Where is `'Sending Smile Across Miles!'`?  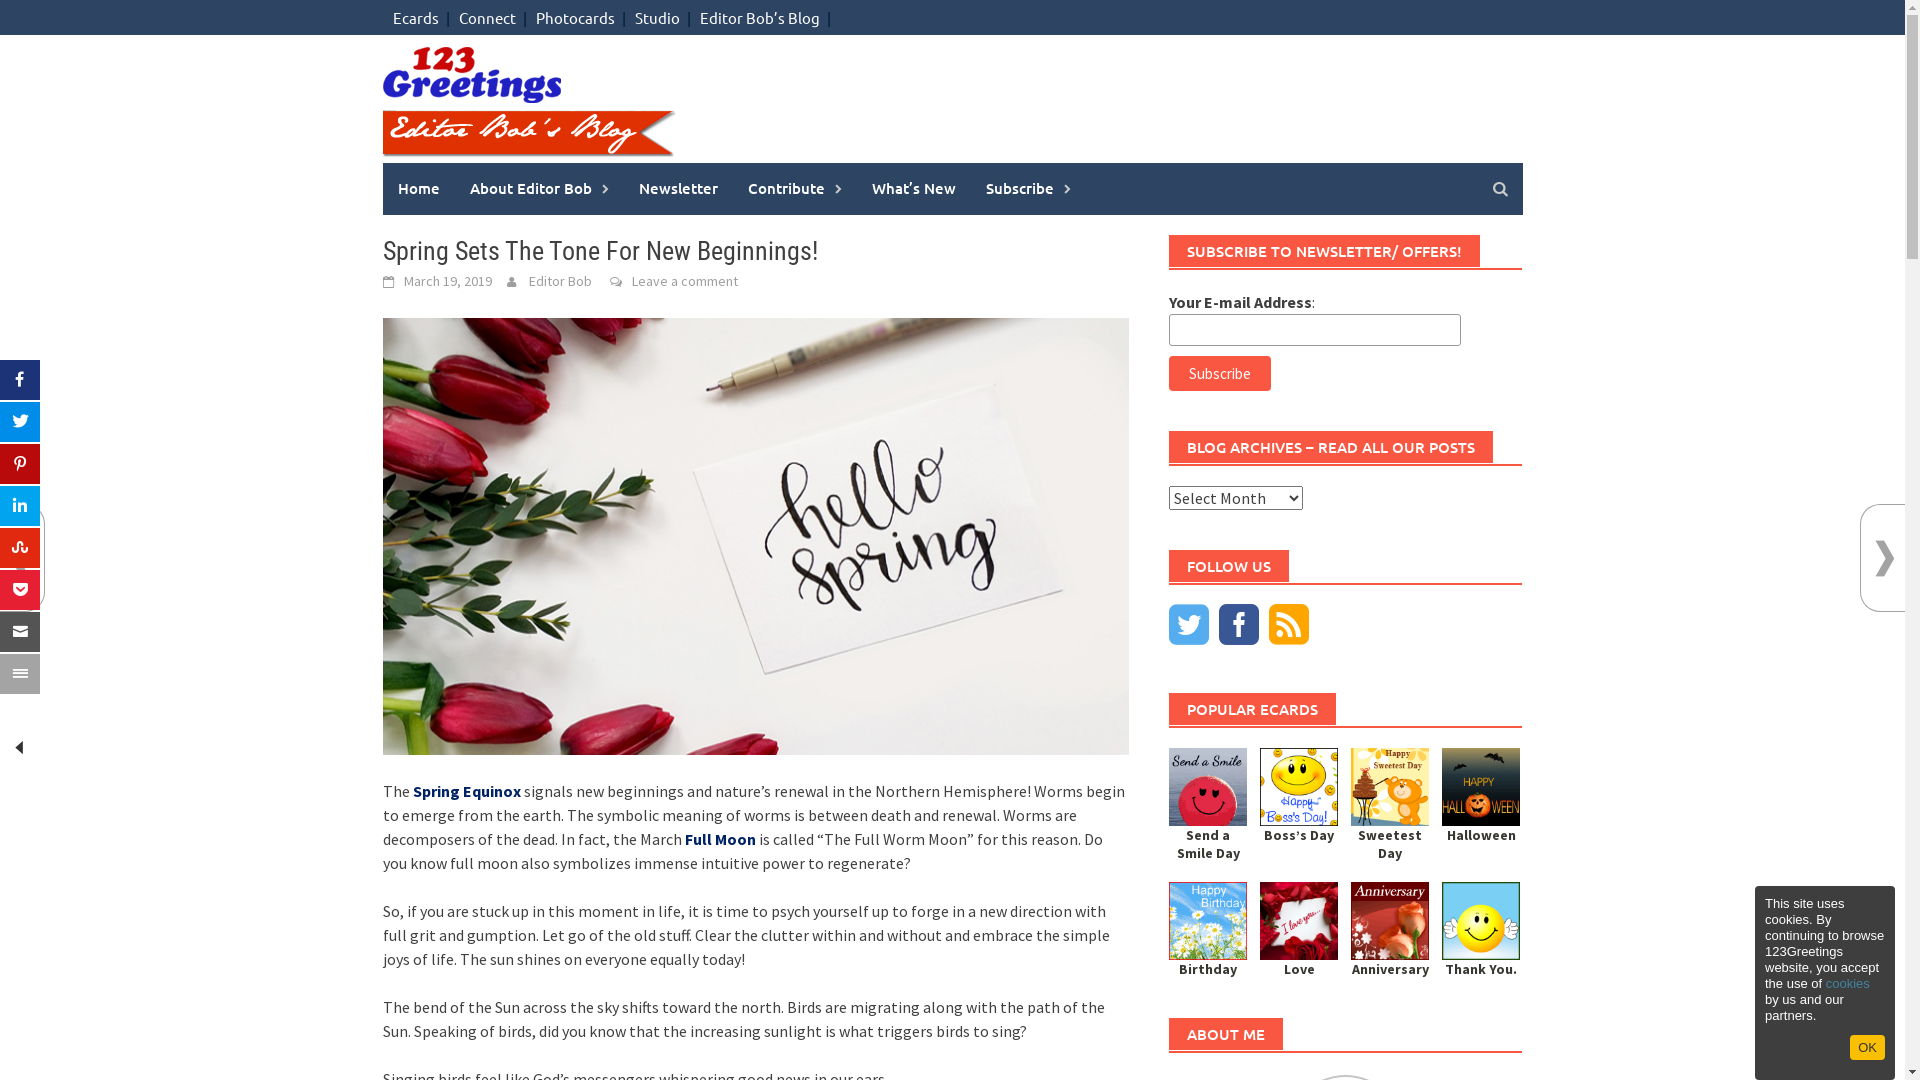 'Sending Smile Across Miles!' is located at coordinates (1207, 785).